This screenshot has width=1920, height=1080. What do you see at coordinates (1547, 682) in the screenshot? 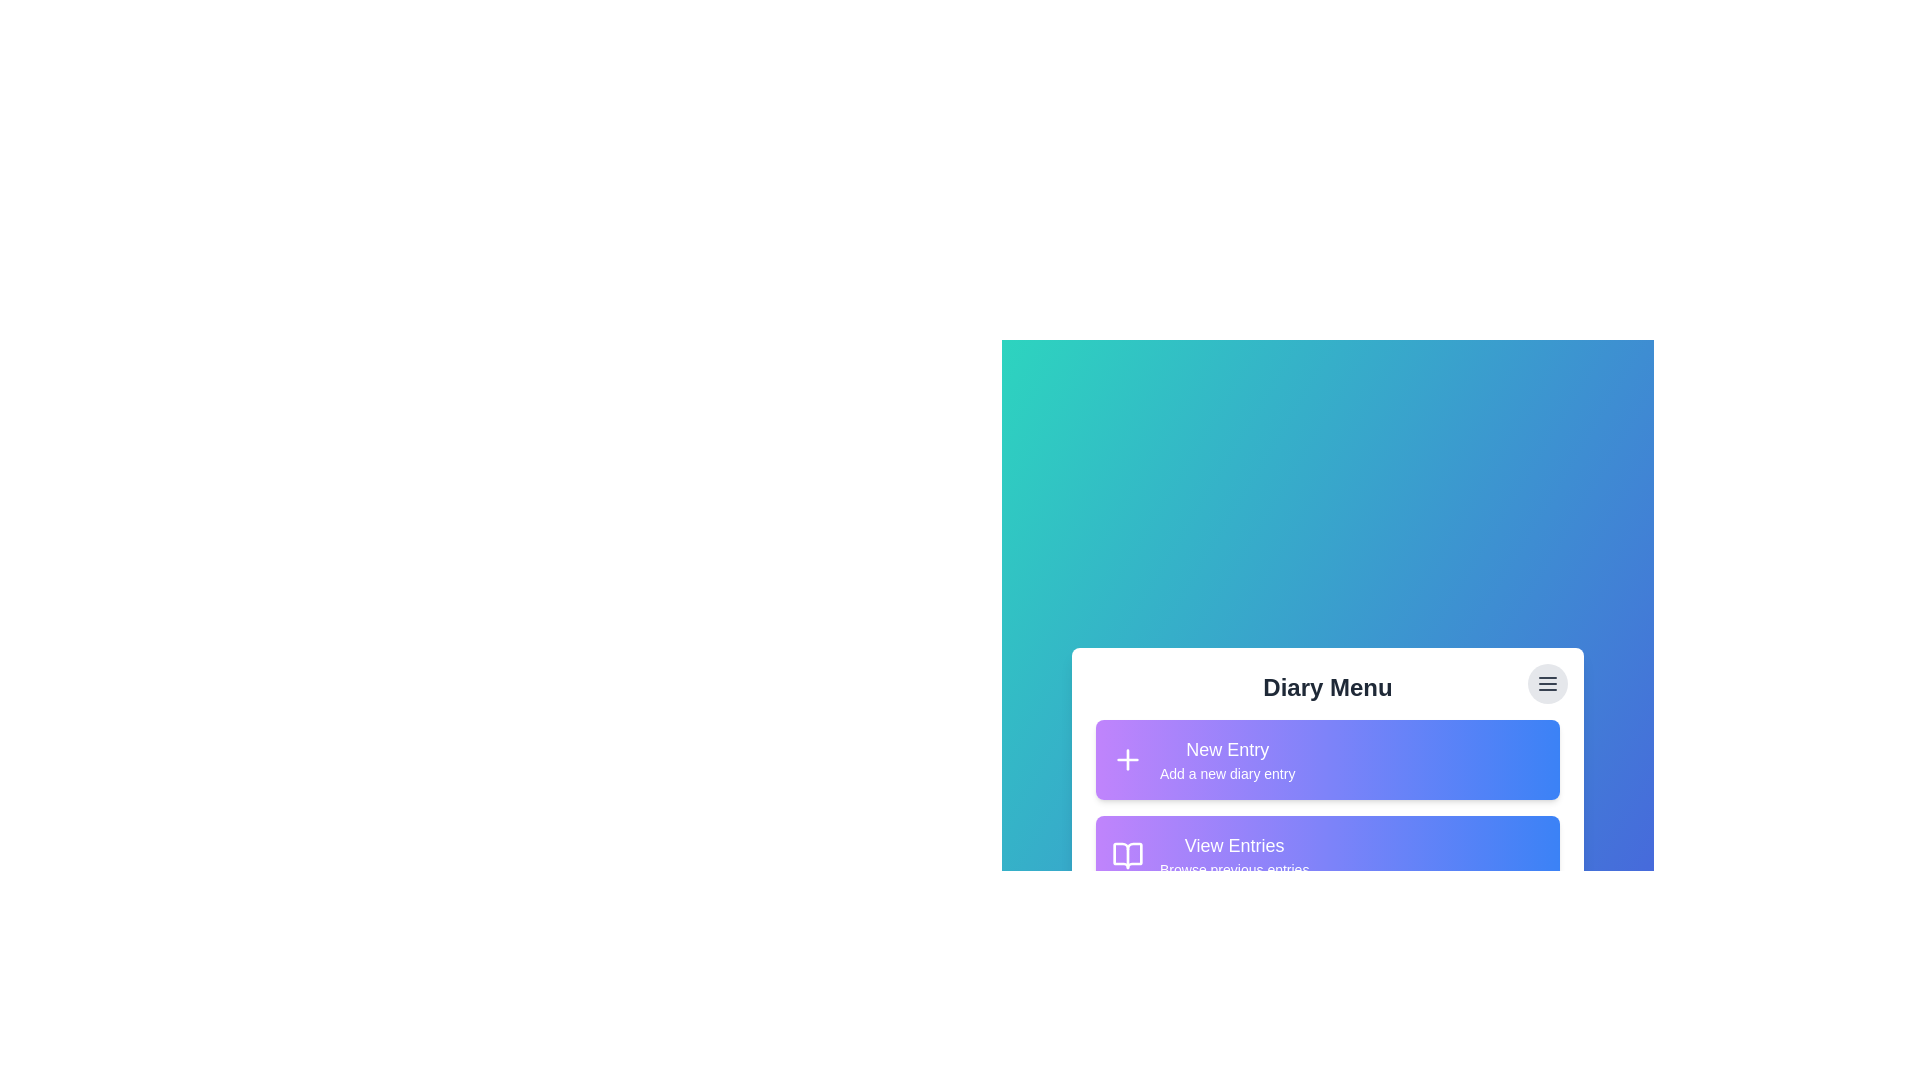
I see `menu toggle button to toggle the menu visibility` at bounding box center [1547, 682].